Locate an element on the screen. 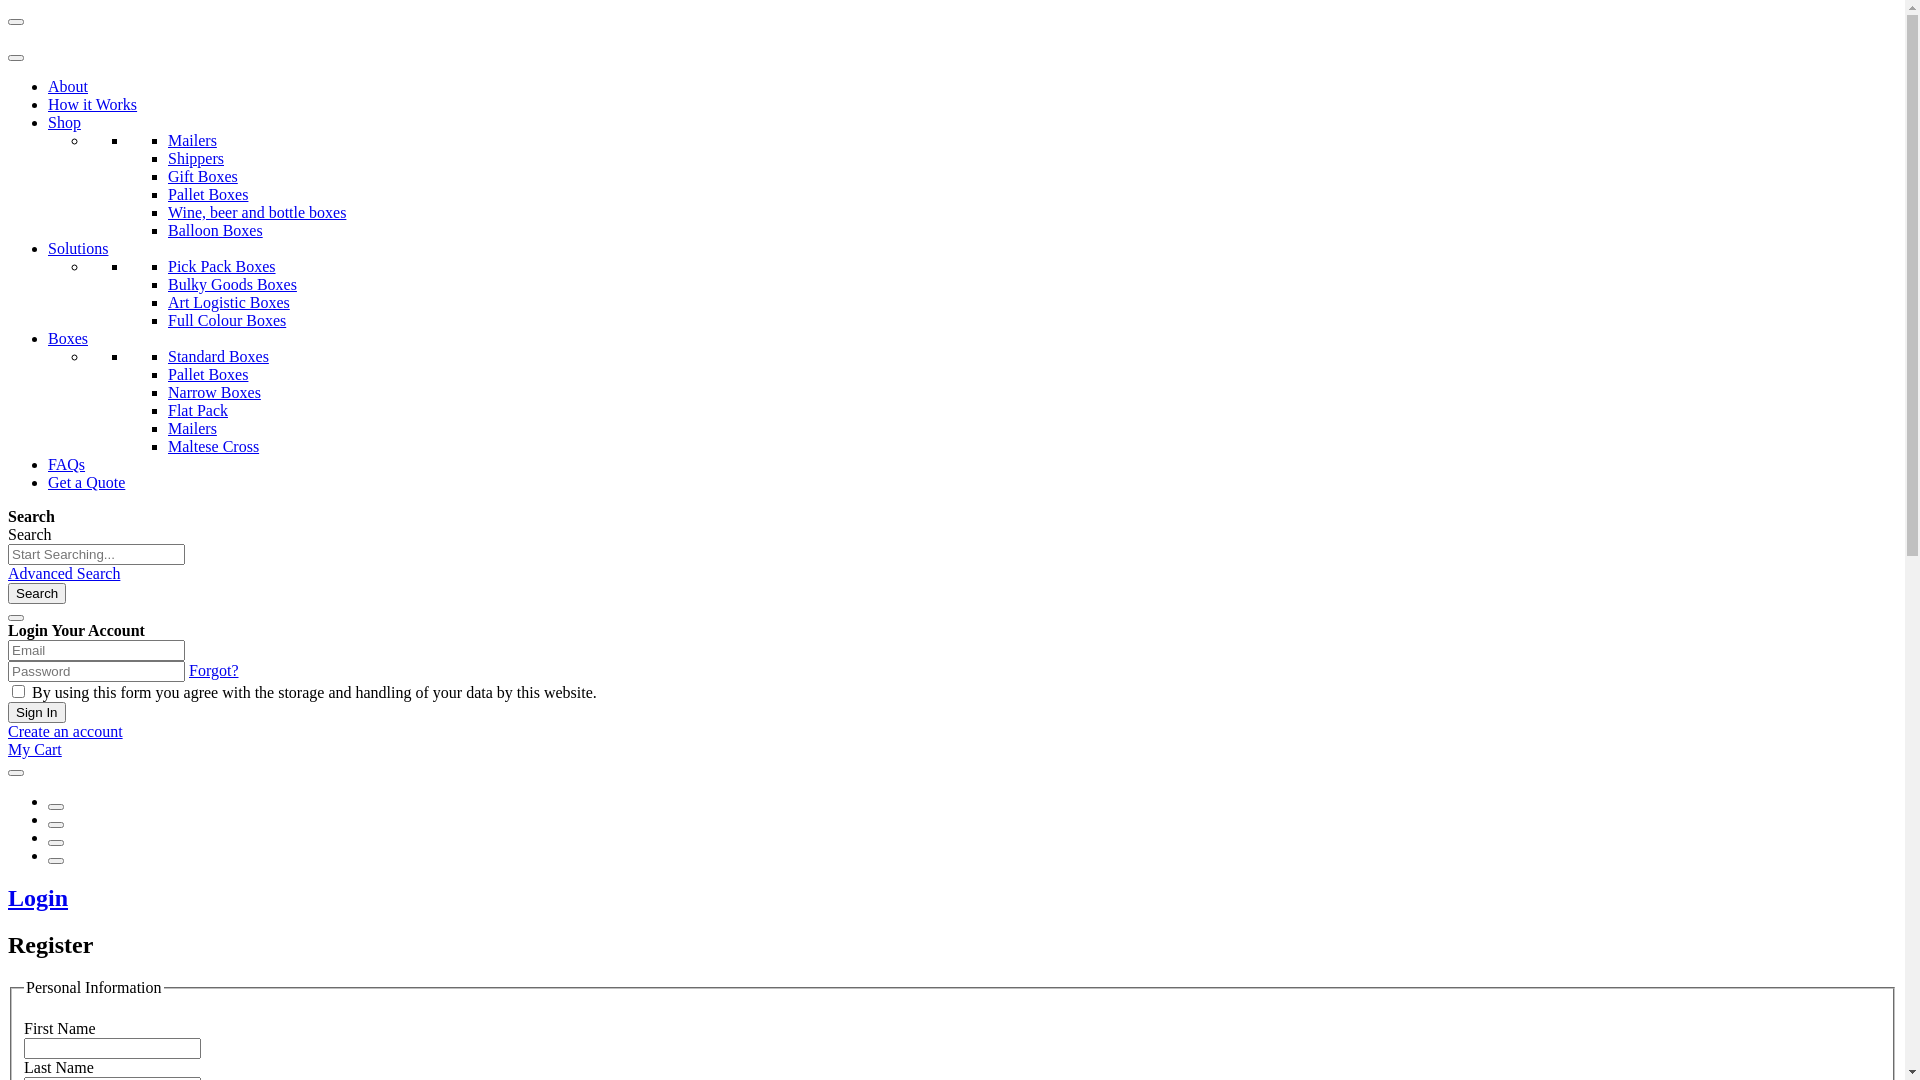  'My Cart' is located at coordinates (8, 749).